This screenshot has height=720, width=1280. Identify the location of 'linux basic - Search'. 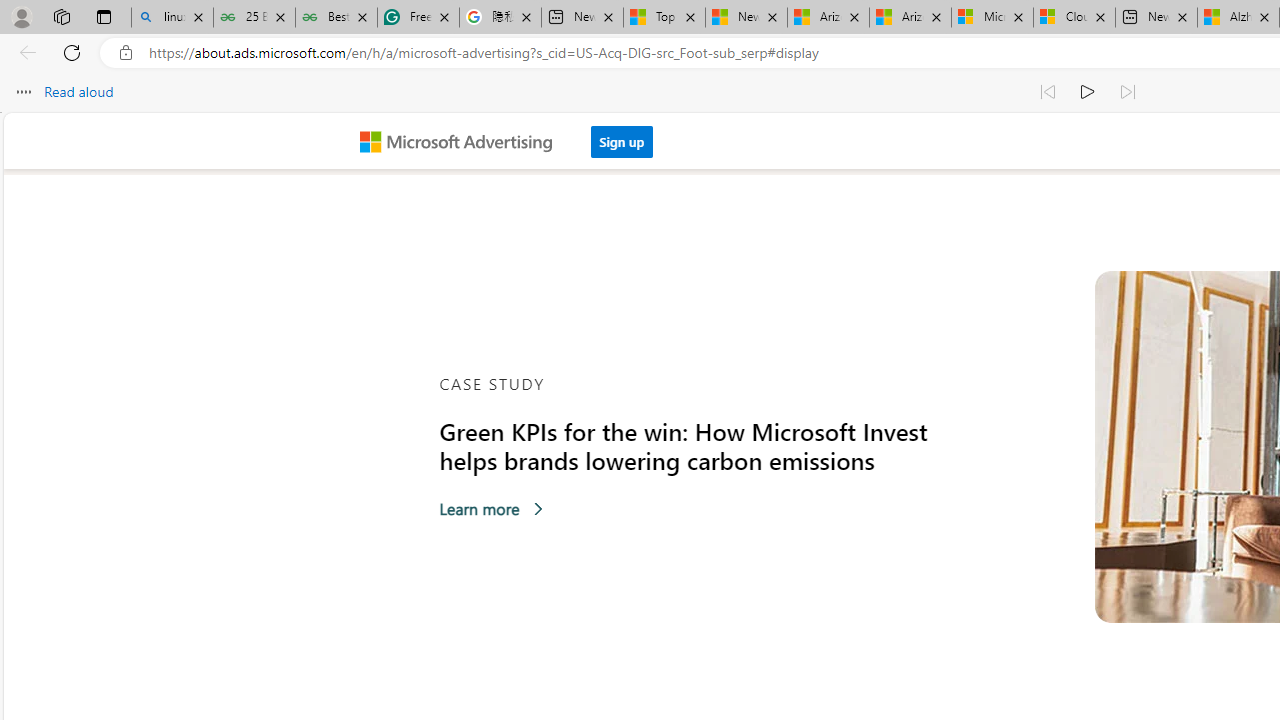
(172, 17).